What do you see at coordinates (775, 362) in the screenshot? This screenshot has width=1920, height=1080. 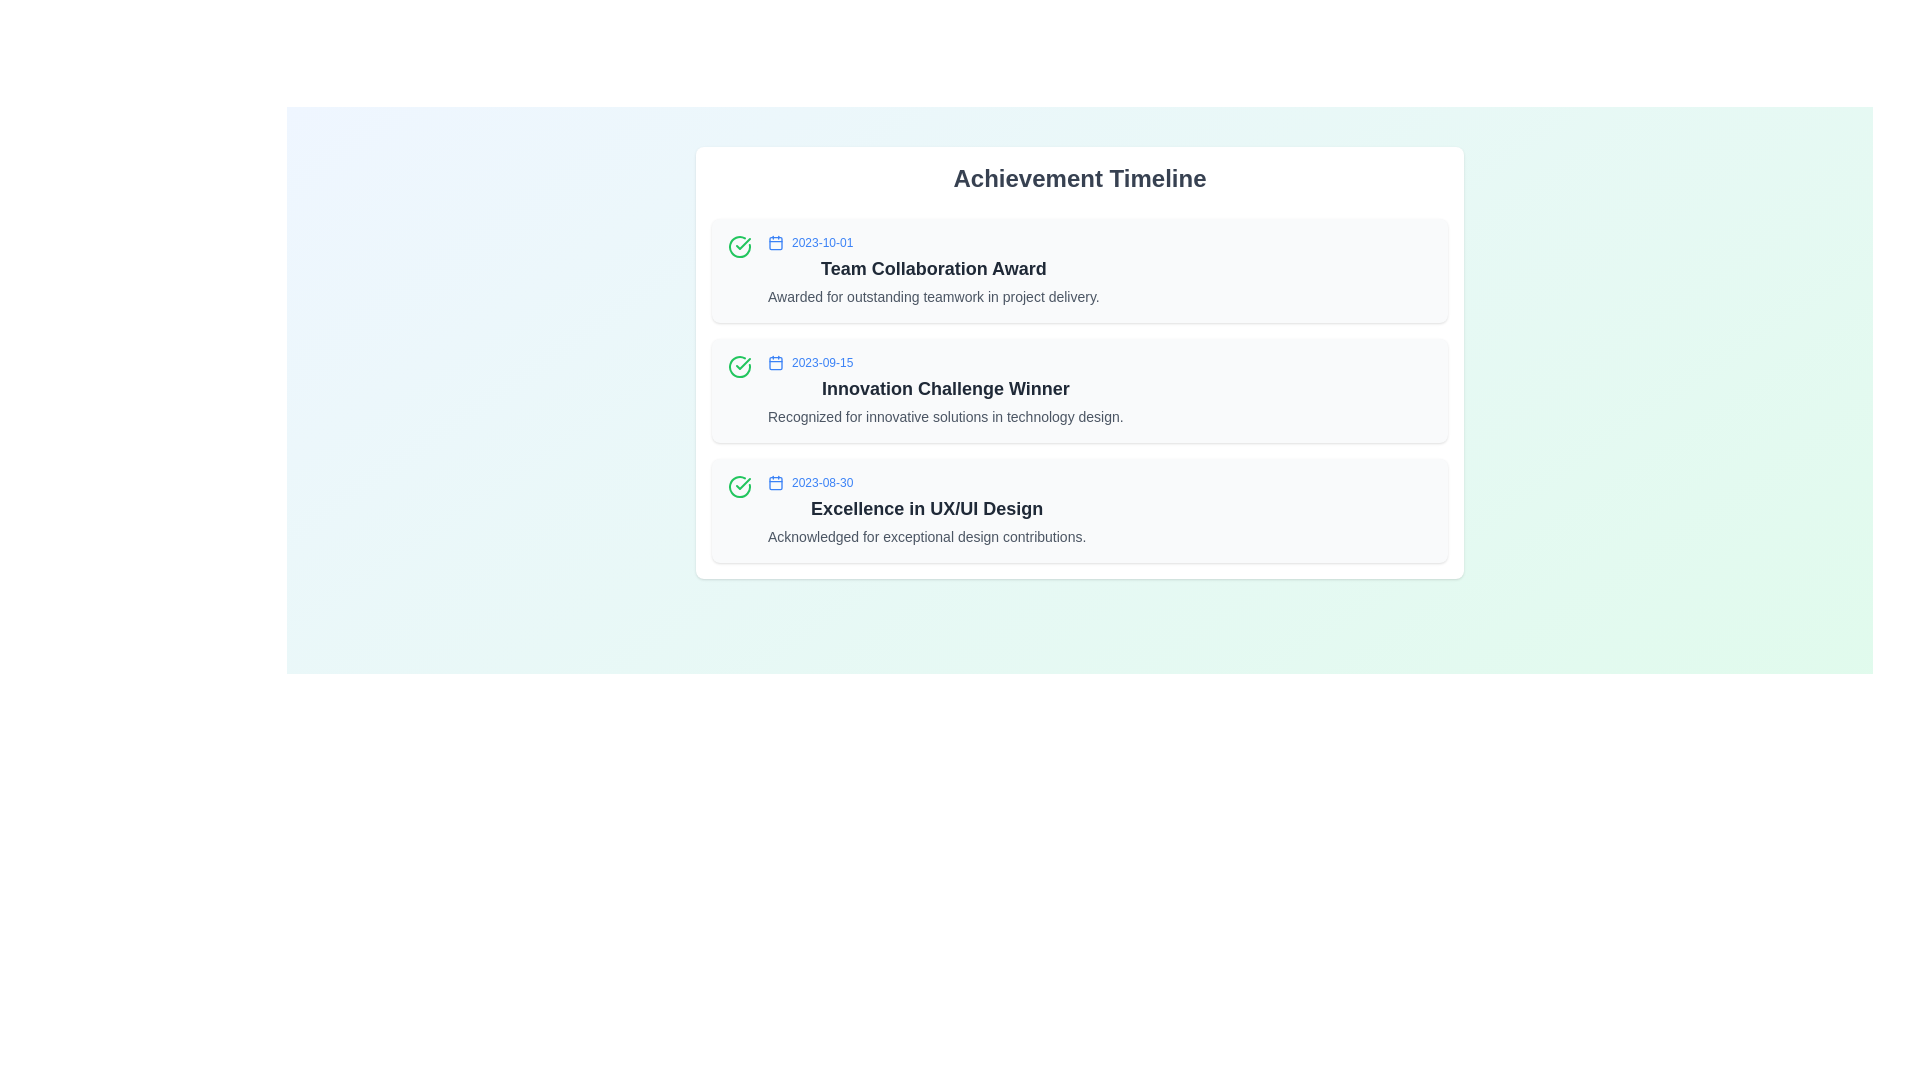 I see `the Icon decoration for the calendar visual element located in the second timeline entry by clicking on its center point` at bounding box center [775, 362].